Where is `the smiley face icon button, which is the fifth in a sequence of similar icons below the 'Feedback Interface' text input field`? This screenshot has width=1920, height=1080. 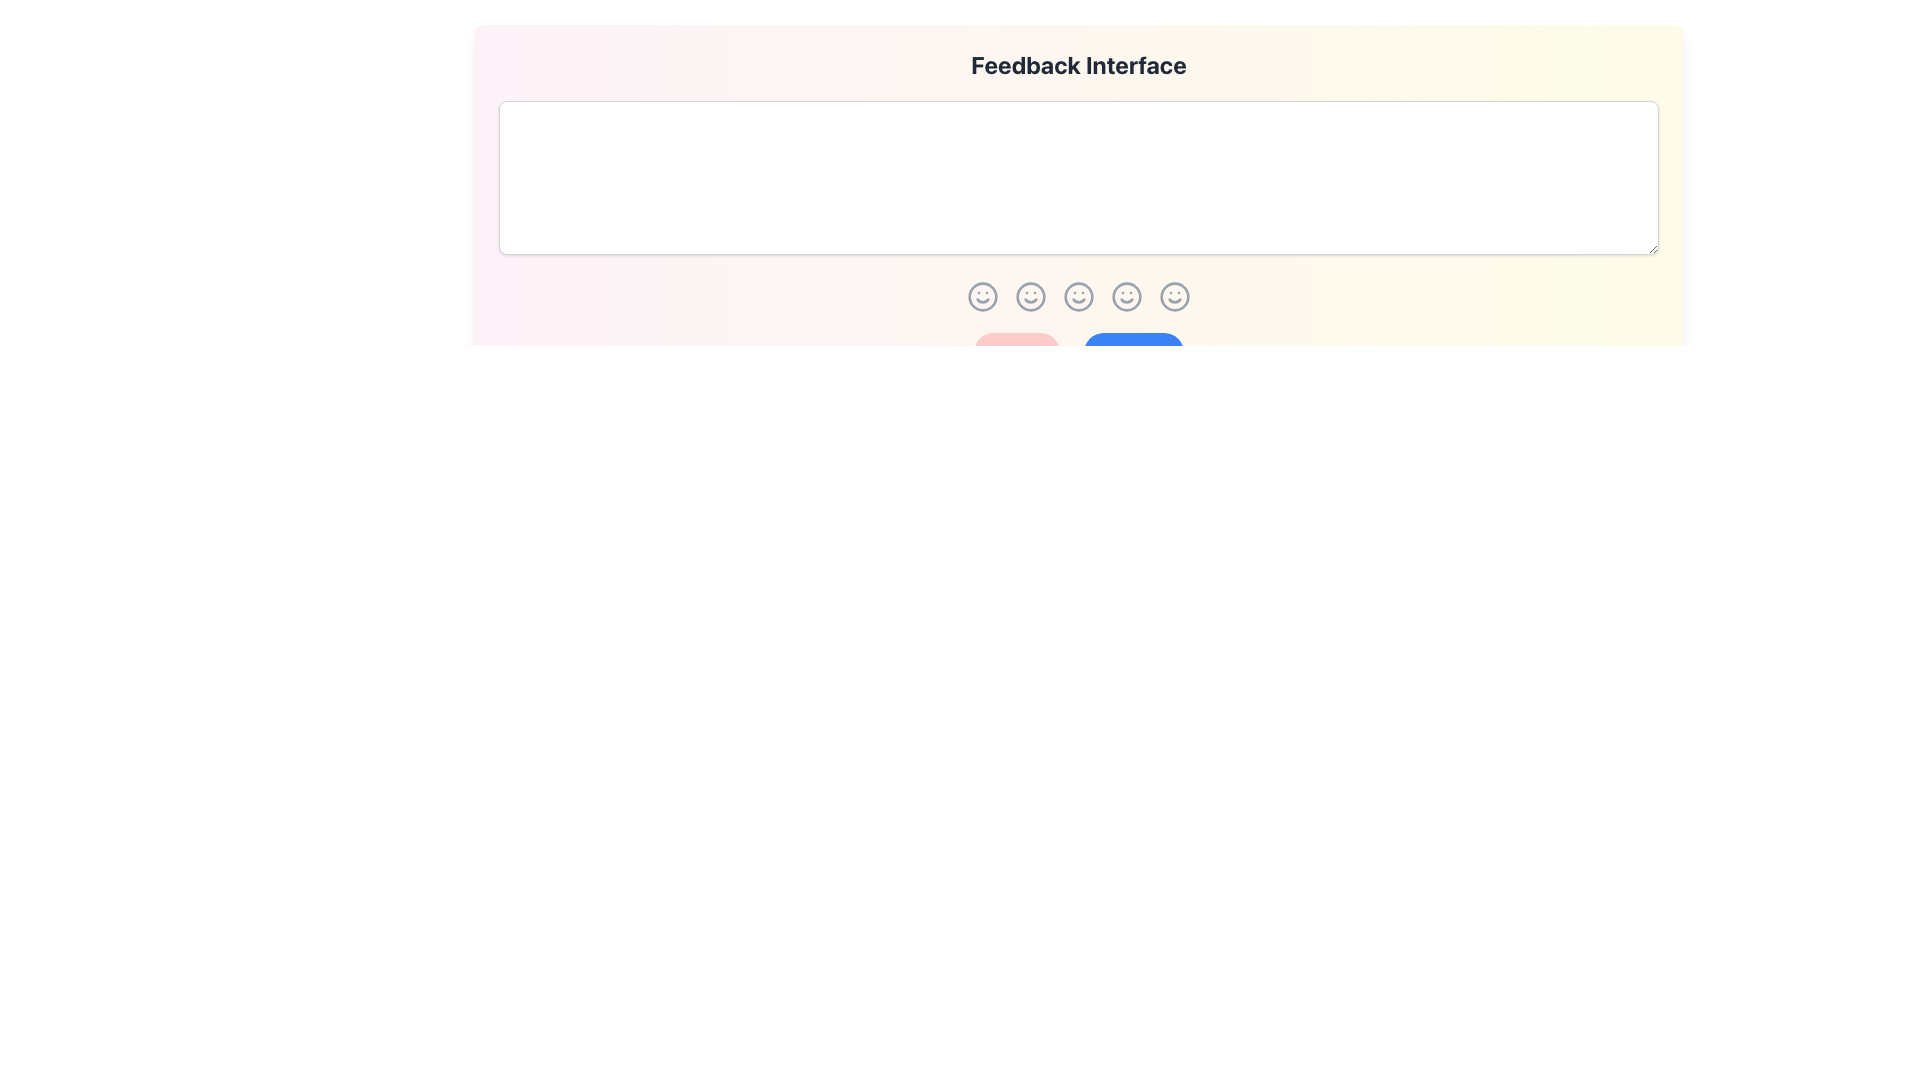 the smiley face icon button, which is the fifth in a sequence of similar icons below the 'Feedback Interface' text input field is located at coordinates (1127, 297).